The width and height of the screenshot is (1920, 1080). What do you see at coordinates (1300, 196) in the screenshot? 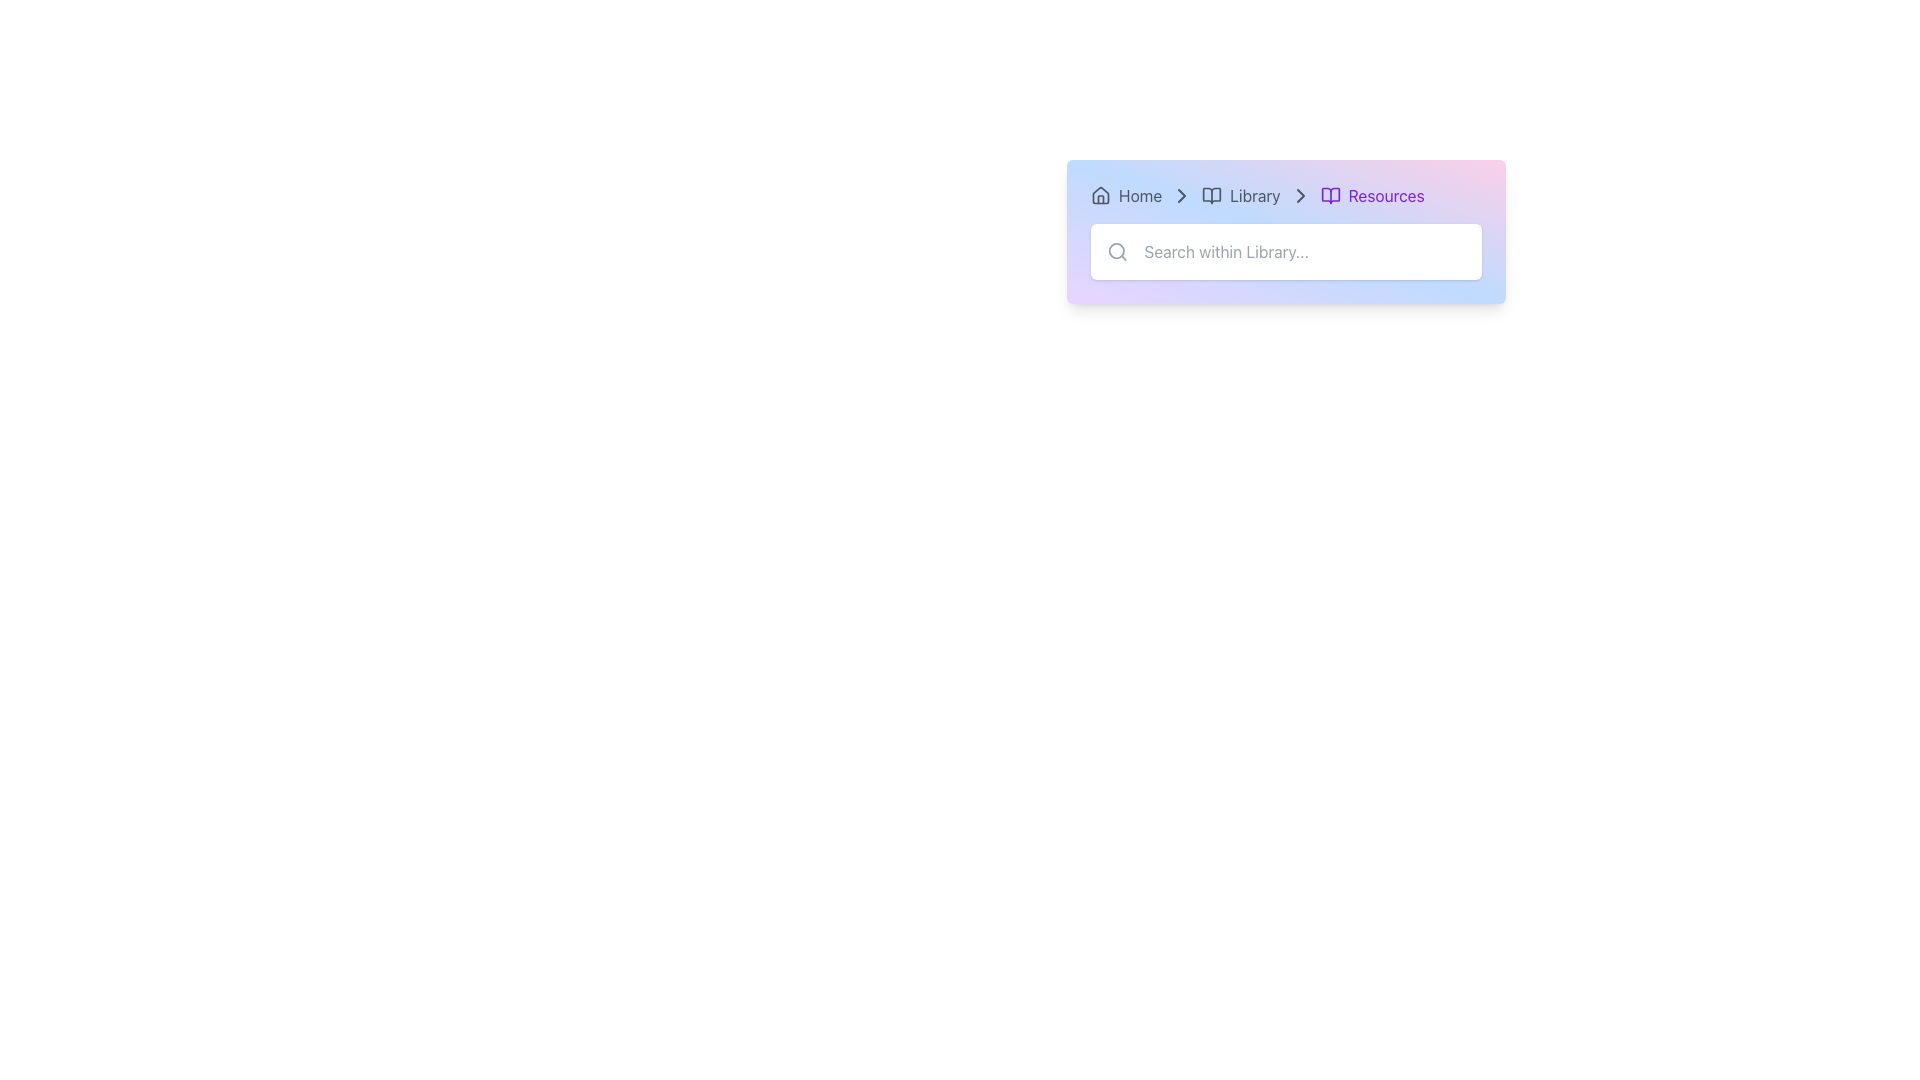
I see `the chevron icon that visually separates 'Home' and 'Library' in the breadcrumb navigation bar` at bounding box center [1300, 196].